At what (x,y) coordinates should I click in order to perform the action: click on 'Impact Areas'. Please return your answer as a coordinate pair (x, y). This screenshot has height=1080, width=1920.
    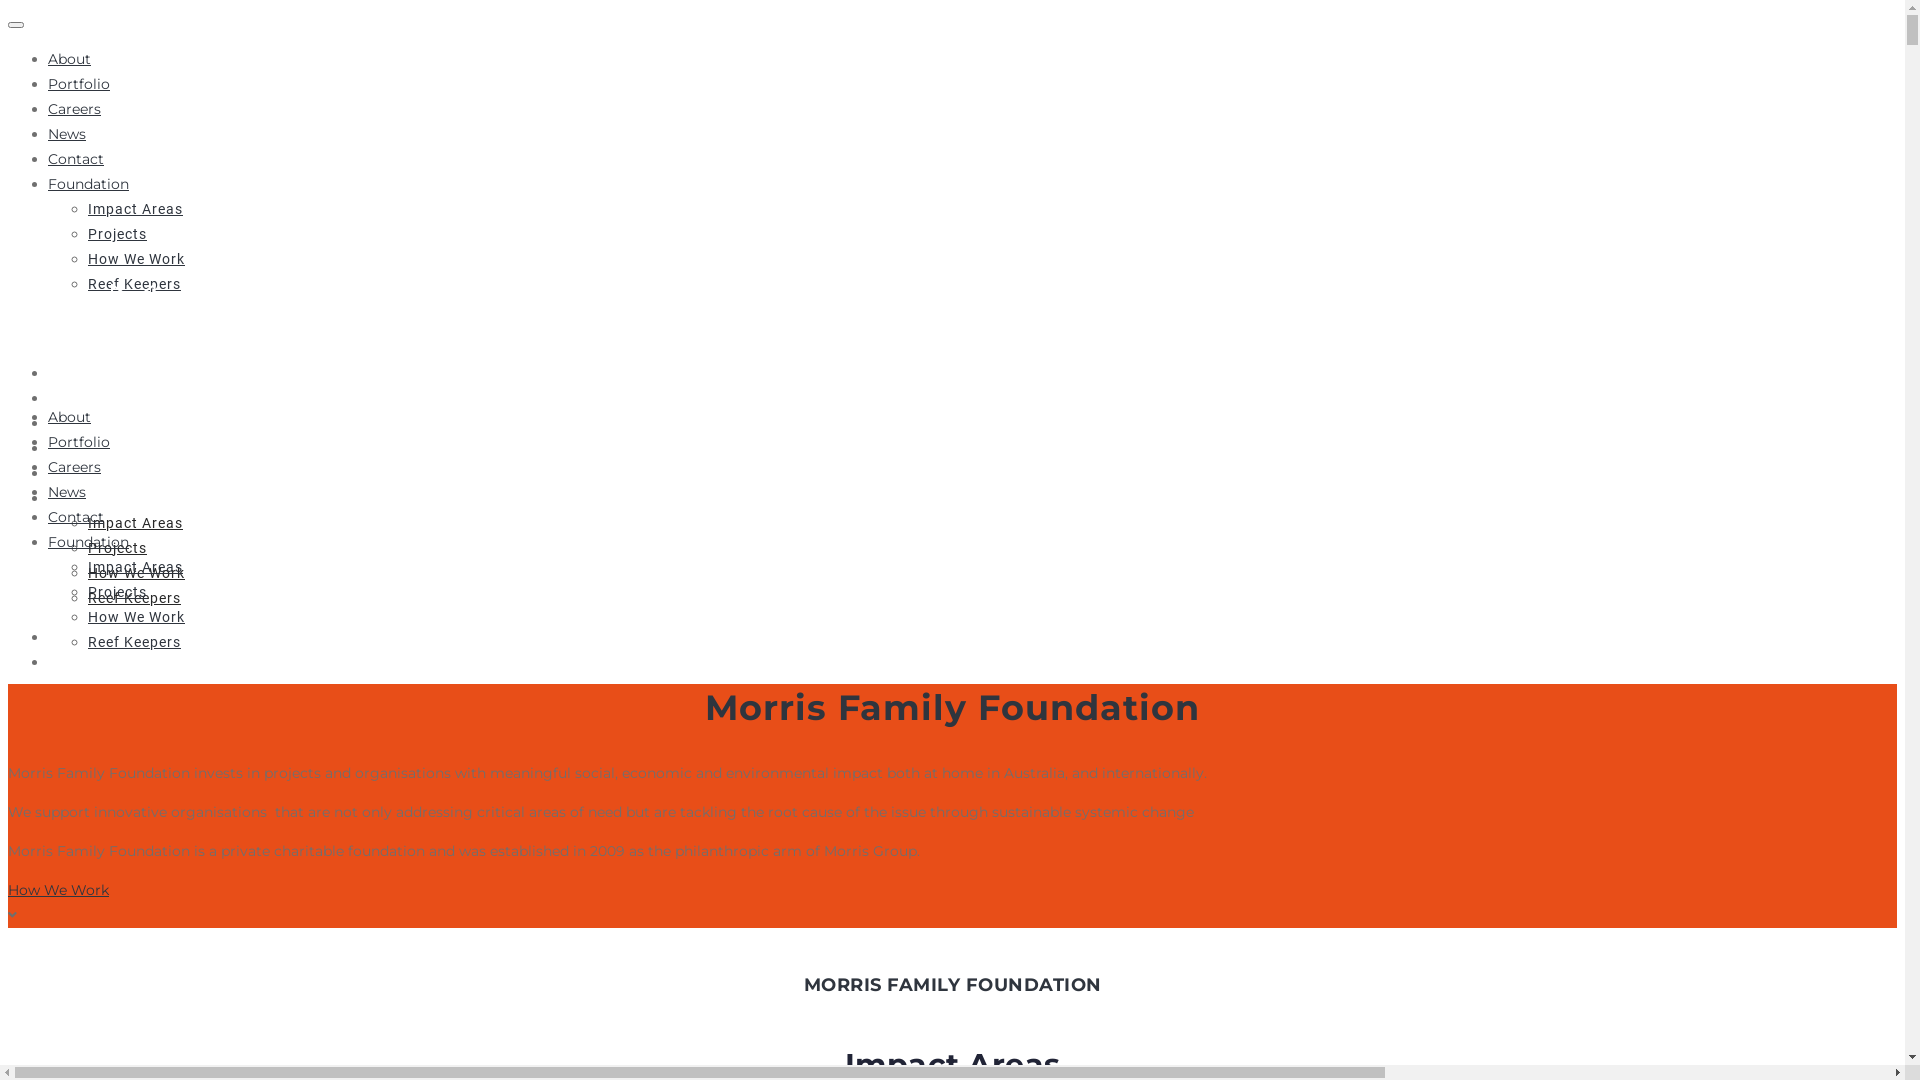
    Looking at the image, I should click on (86, 520).